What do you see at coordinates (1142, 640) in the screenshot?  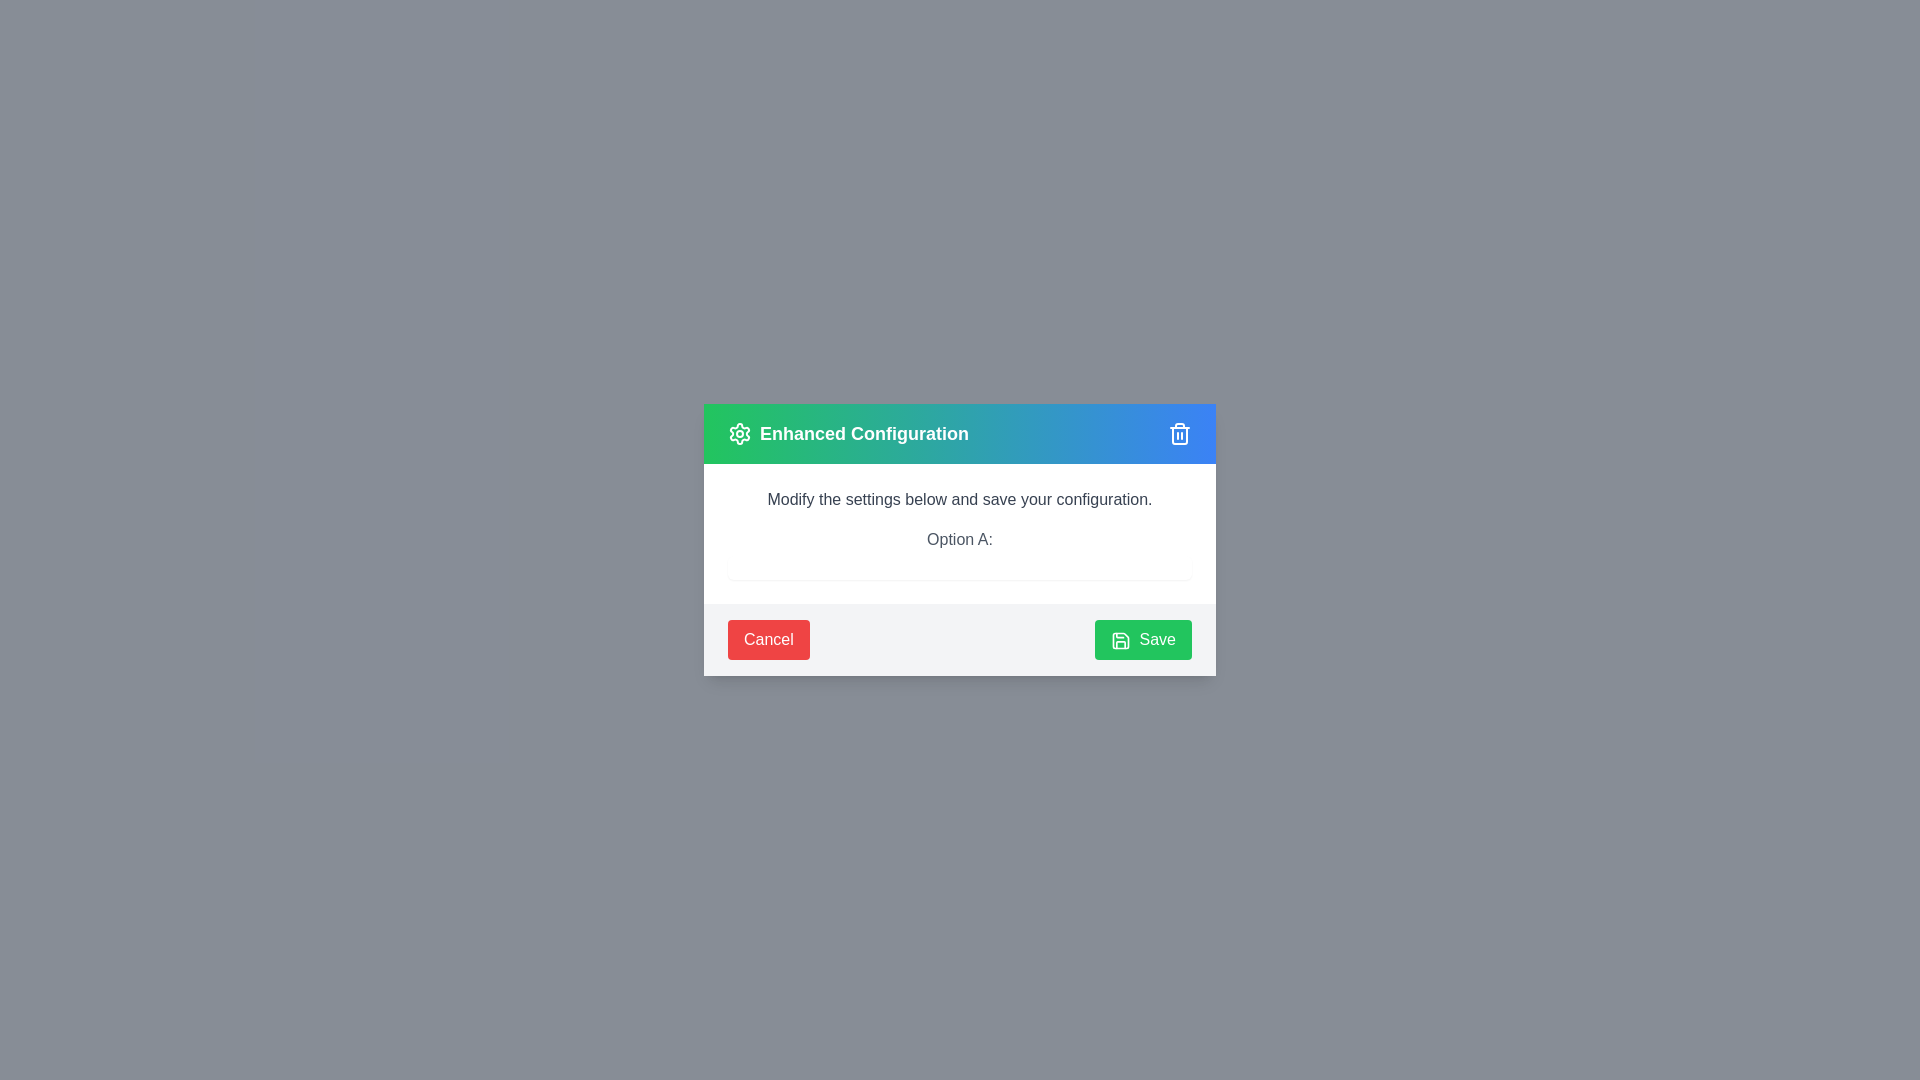 I see `the 'Save' button to save the configuration` at bounding box center [1142, 640].